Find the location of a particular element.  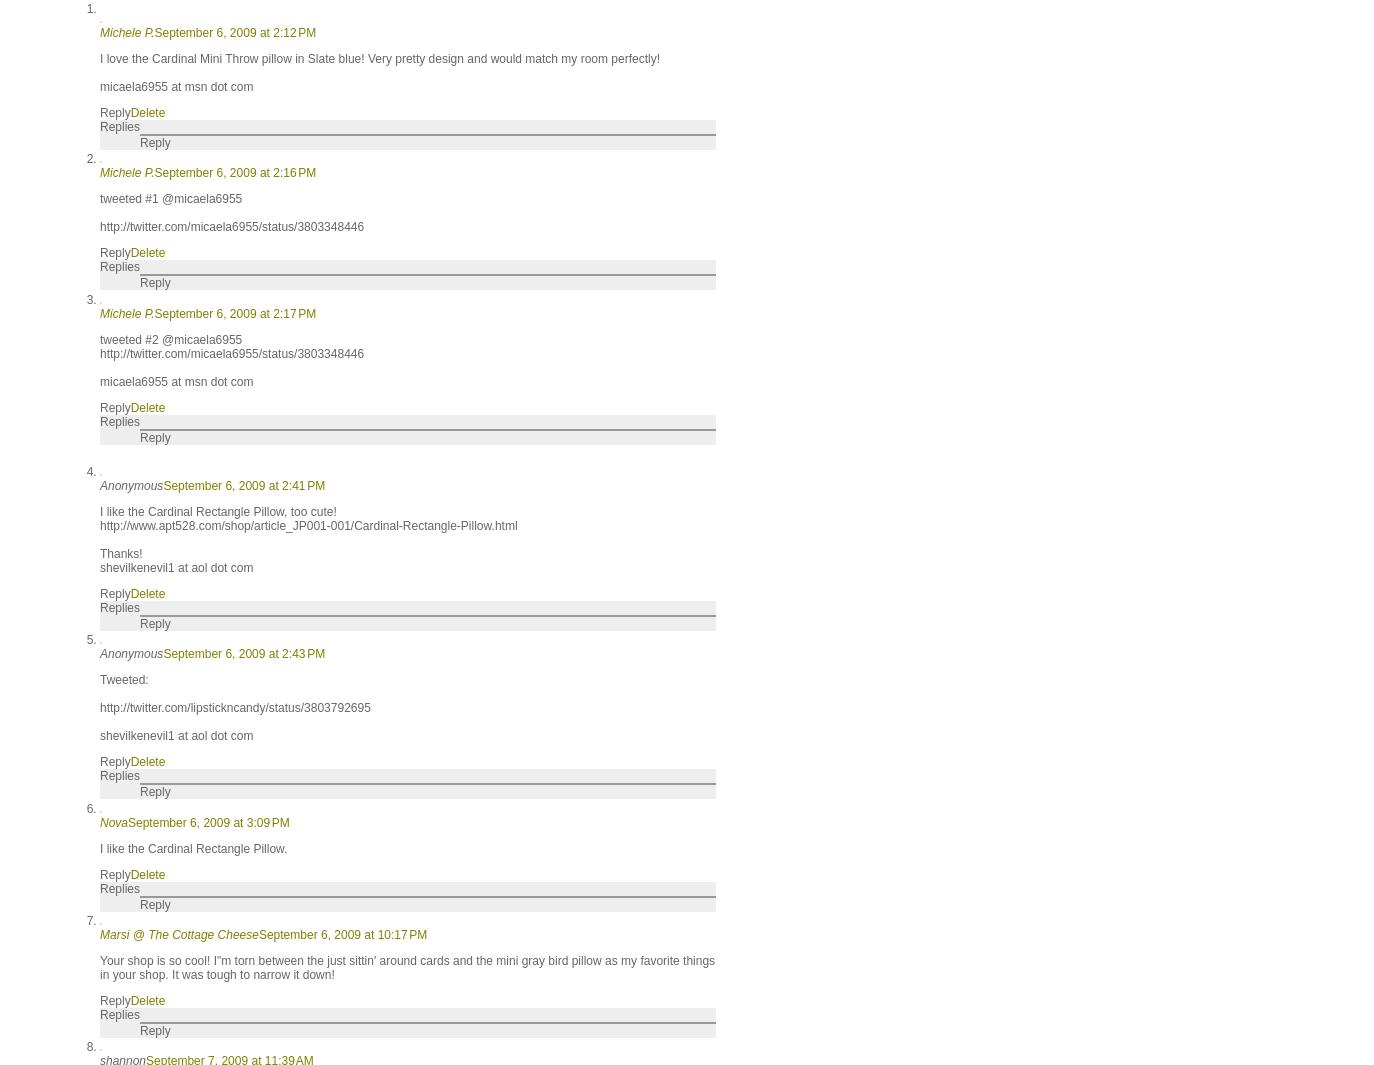

'Your shop is so cool!  I"m torn between the just sittin' around cards and the mini gray bird pillow as my favorite things in your shop.  It was tough to narrow it down!' is located at coordinates (407, 967).